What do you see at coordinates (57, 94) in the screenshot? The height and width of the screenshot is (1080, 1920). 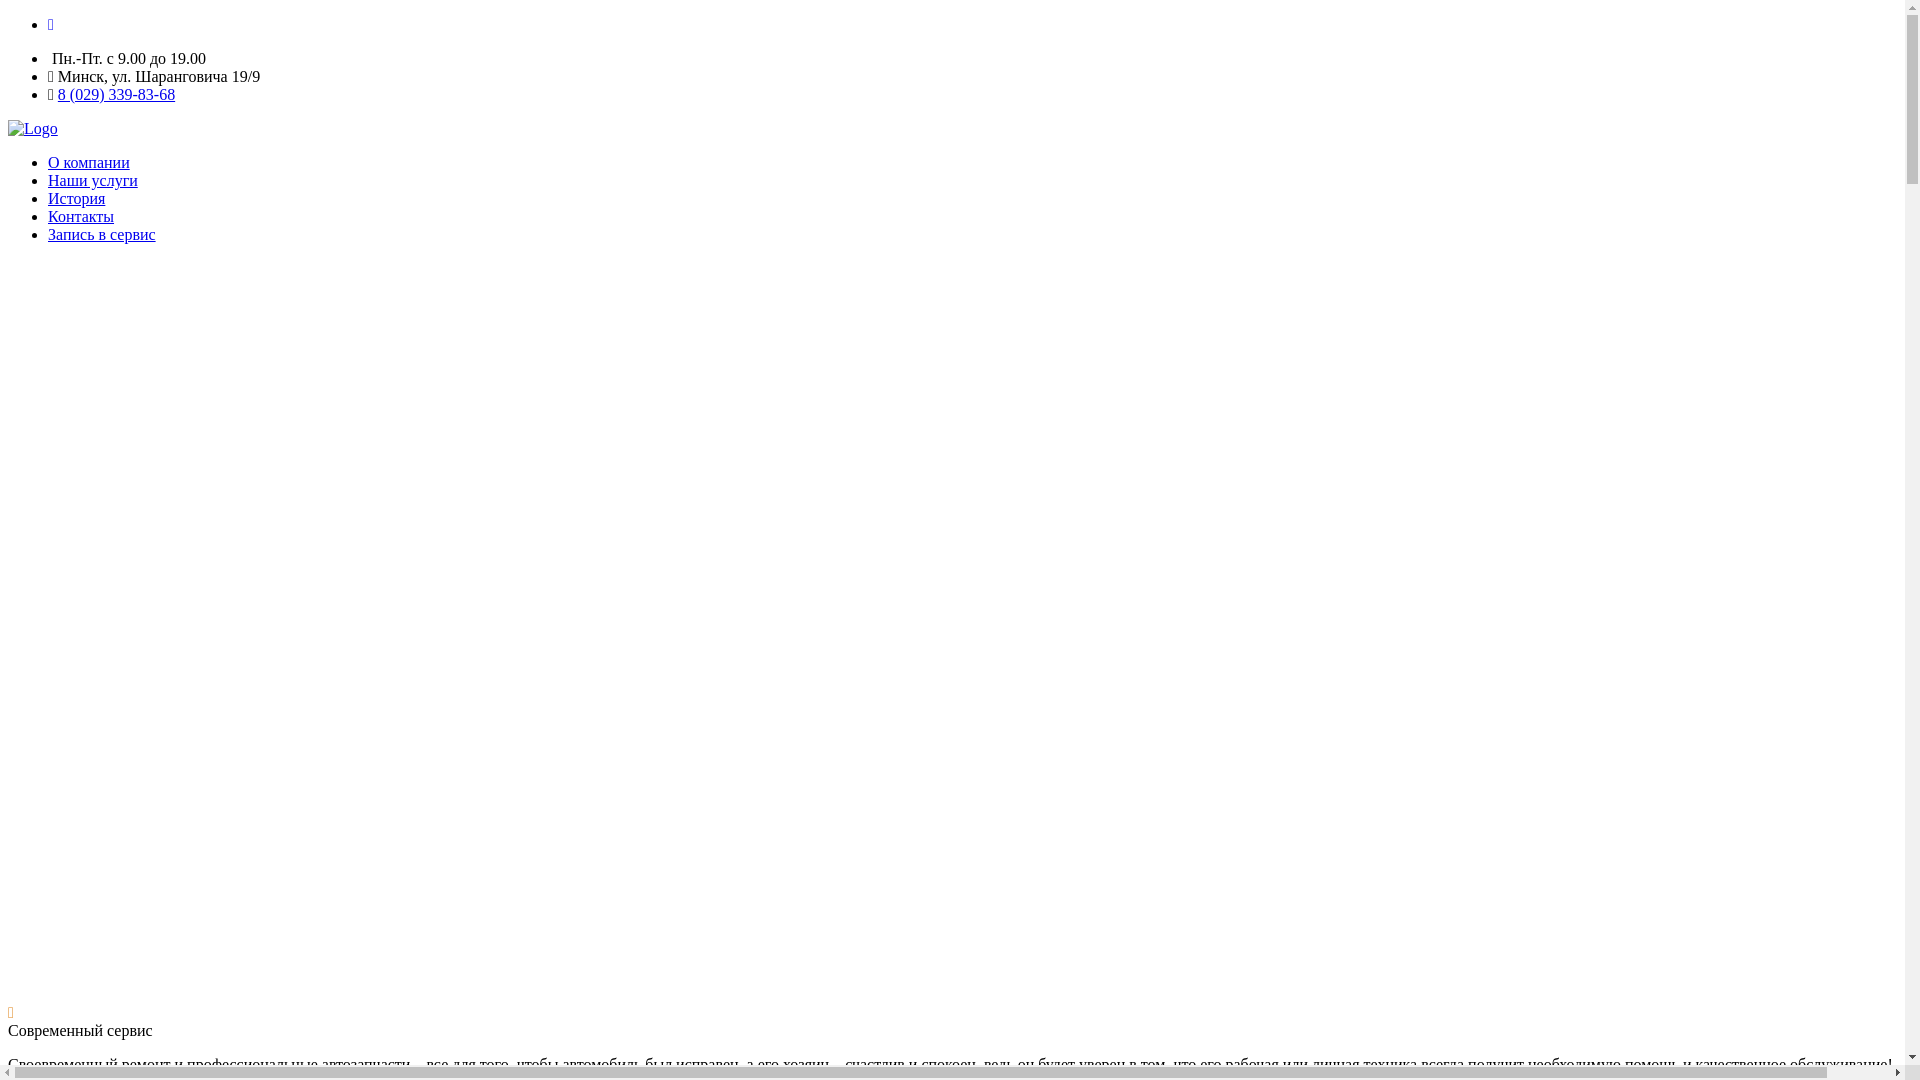 I see `'8 (029) 339-83-68'` at bounding box center [57, 94].